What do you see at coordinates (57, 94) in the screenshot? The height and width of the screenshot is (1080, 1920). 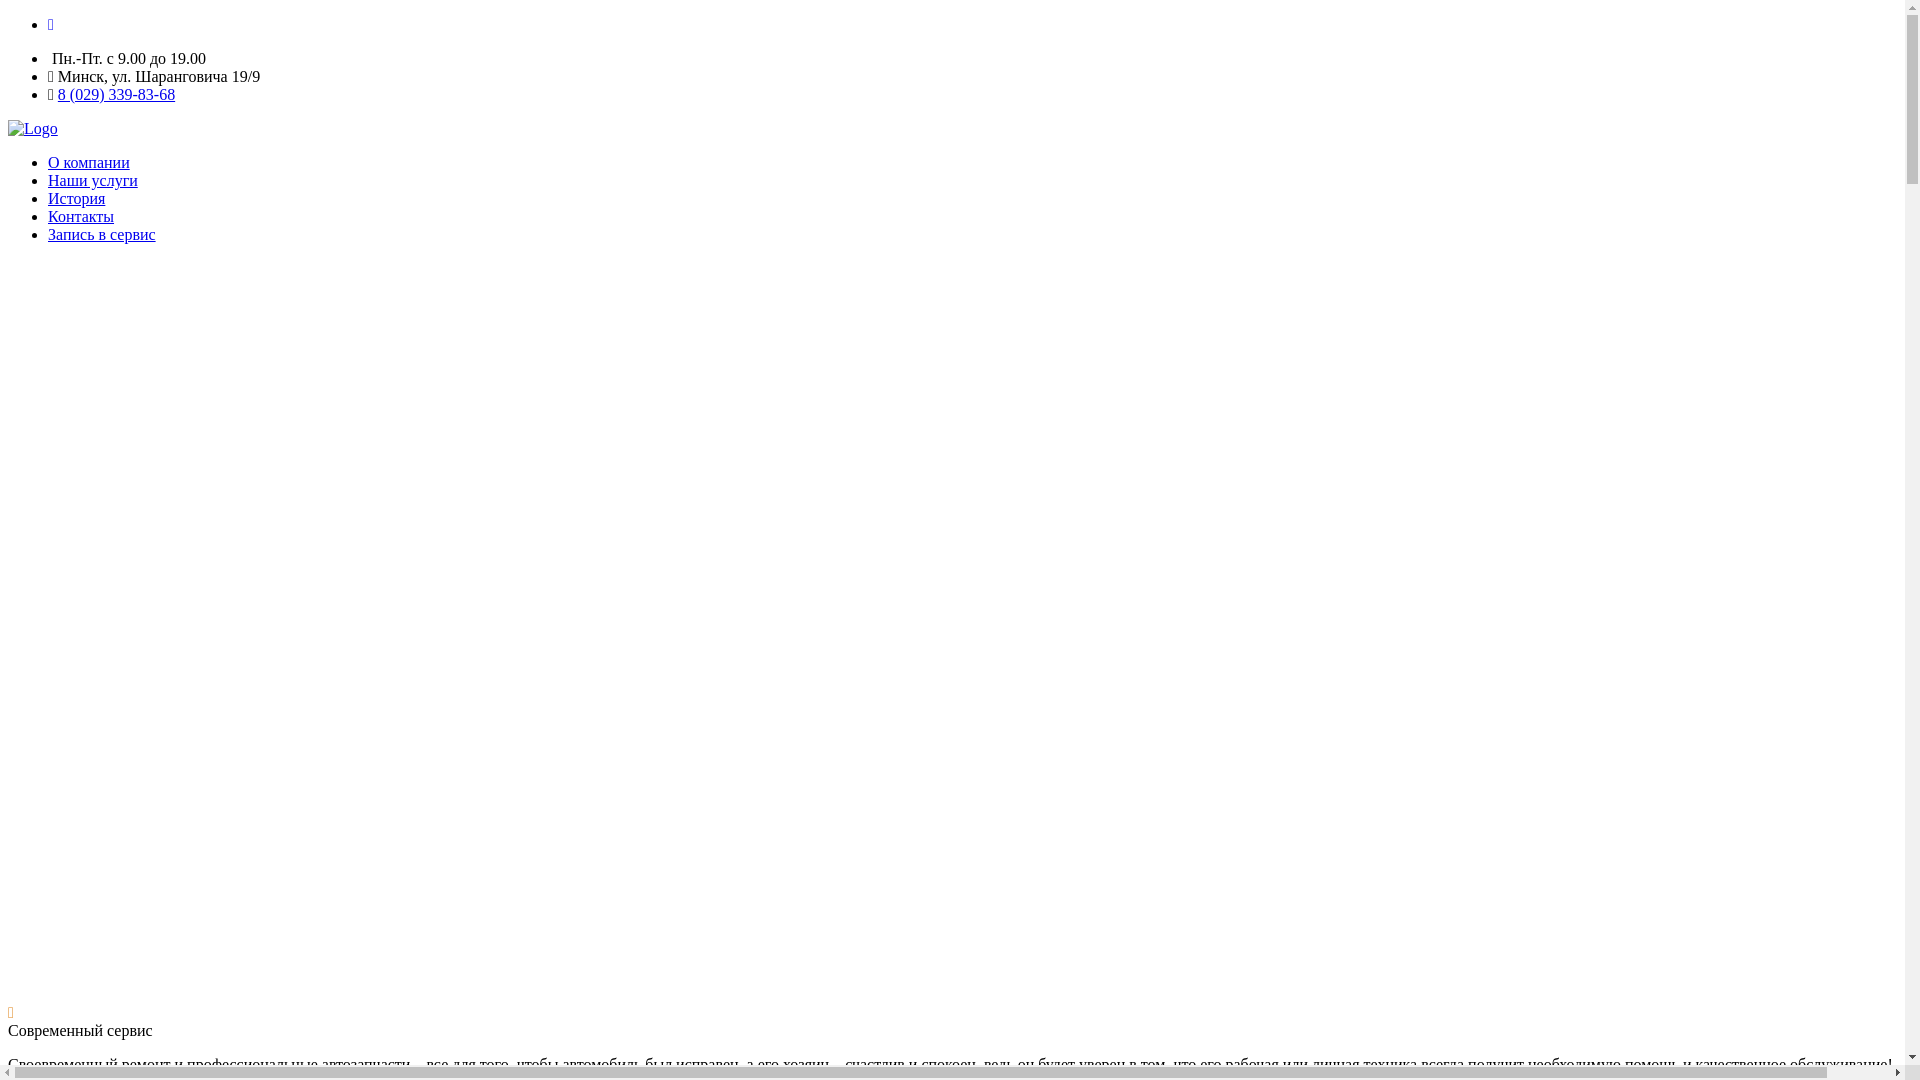 I see `'8 (029) 339-83-68'` at bounding box center [57, 94].